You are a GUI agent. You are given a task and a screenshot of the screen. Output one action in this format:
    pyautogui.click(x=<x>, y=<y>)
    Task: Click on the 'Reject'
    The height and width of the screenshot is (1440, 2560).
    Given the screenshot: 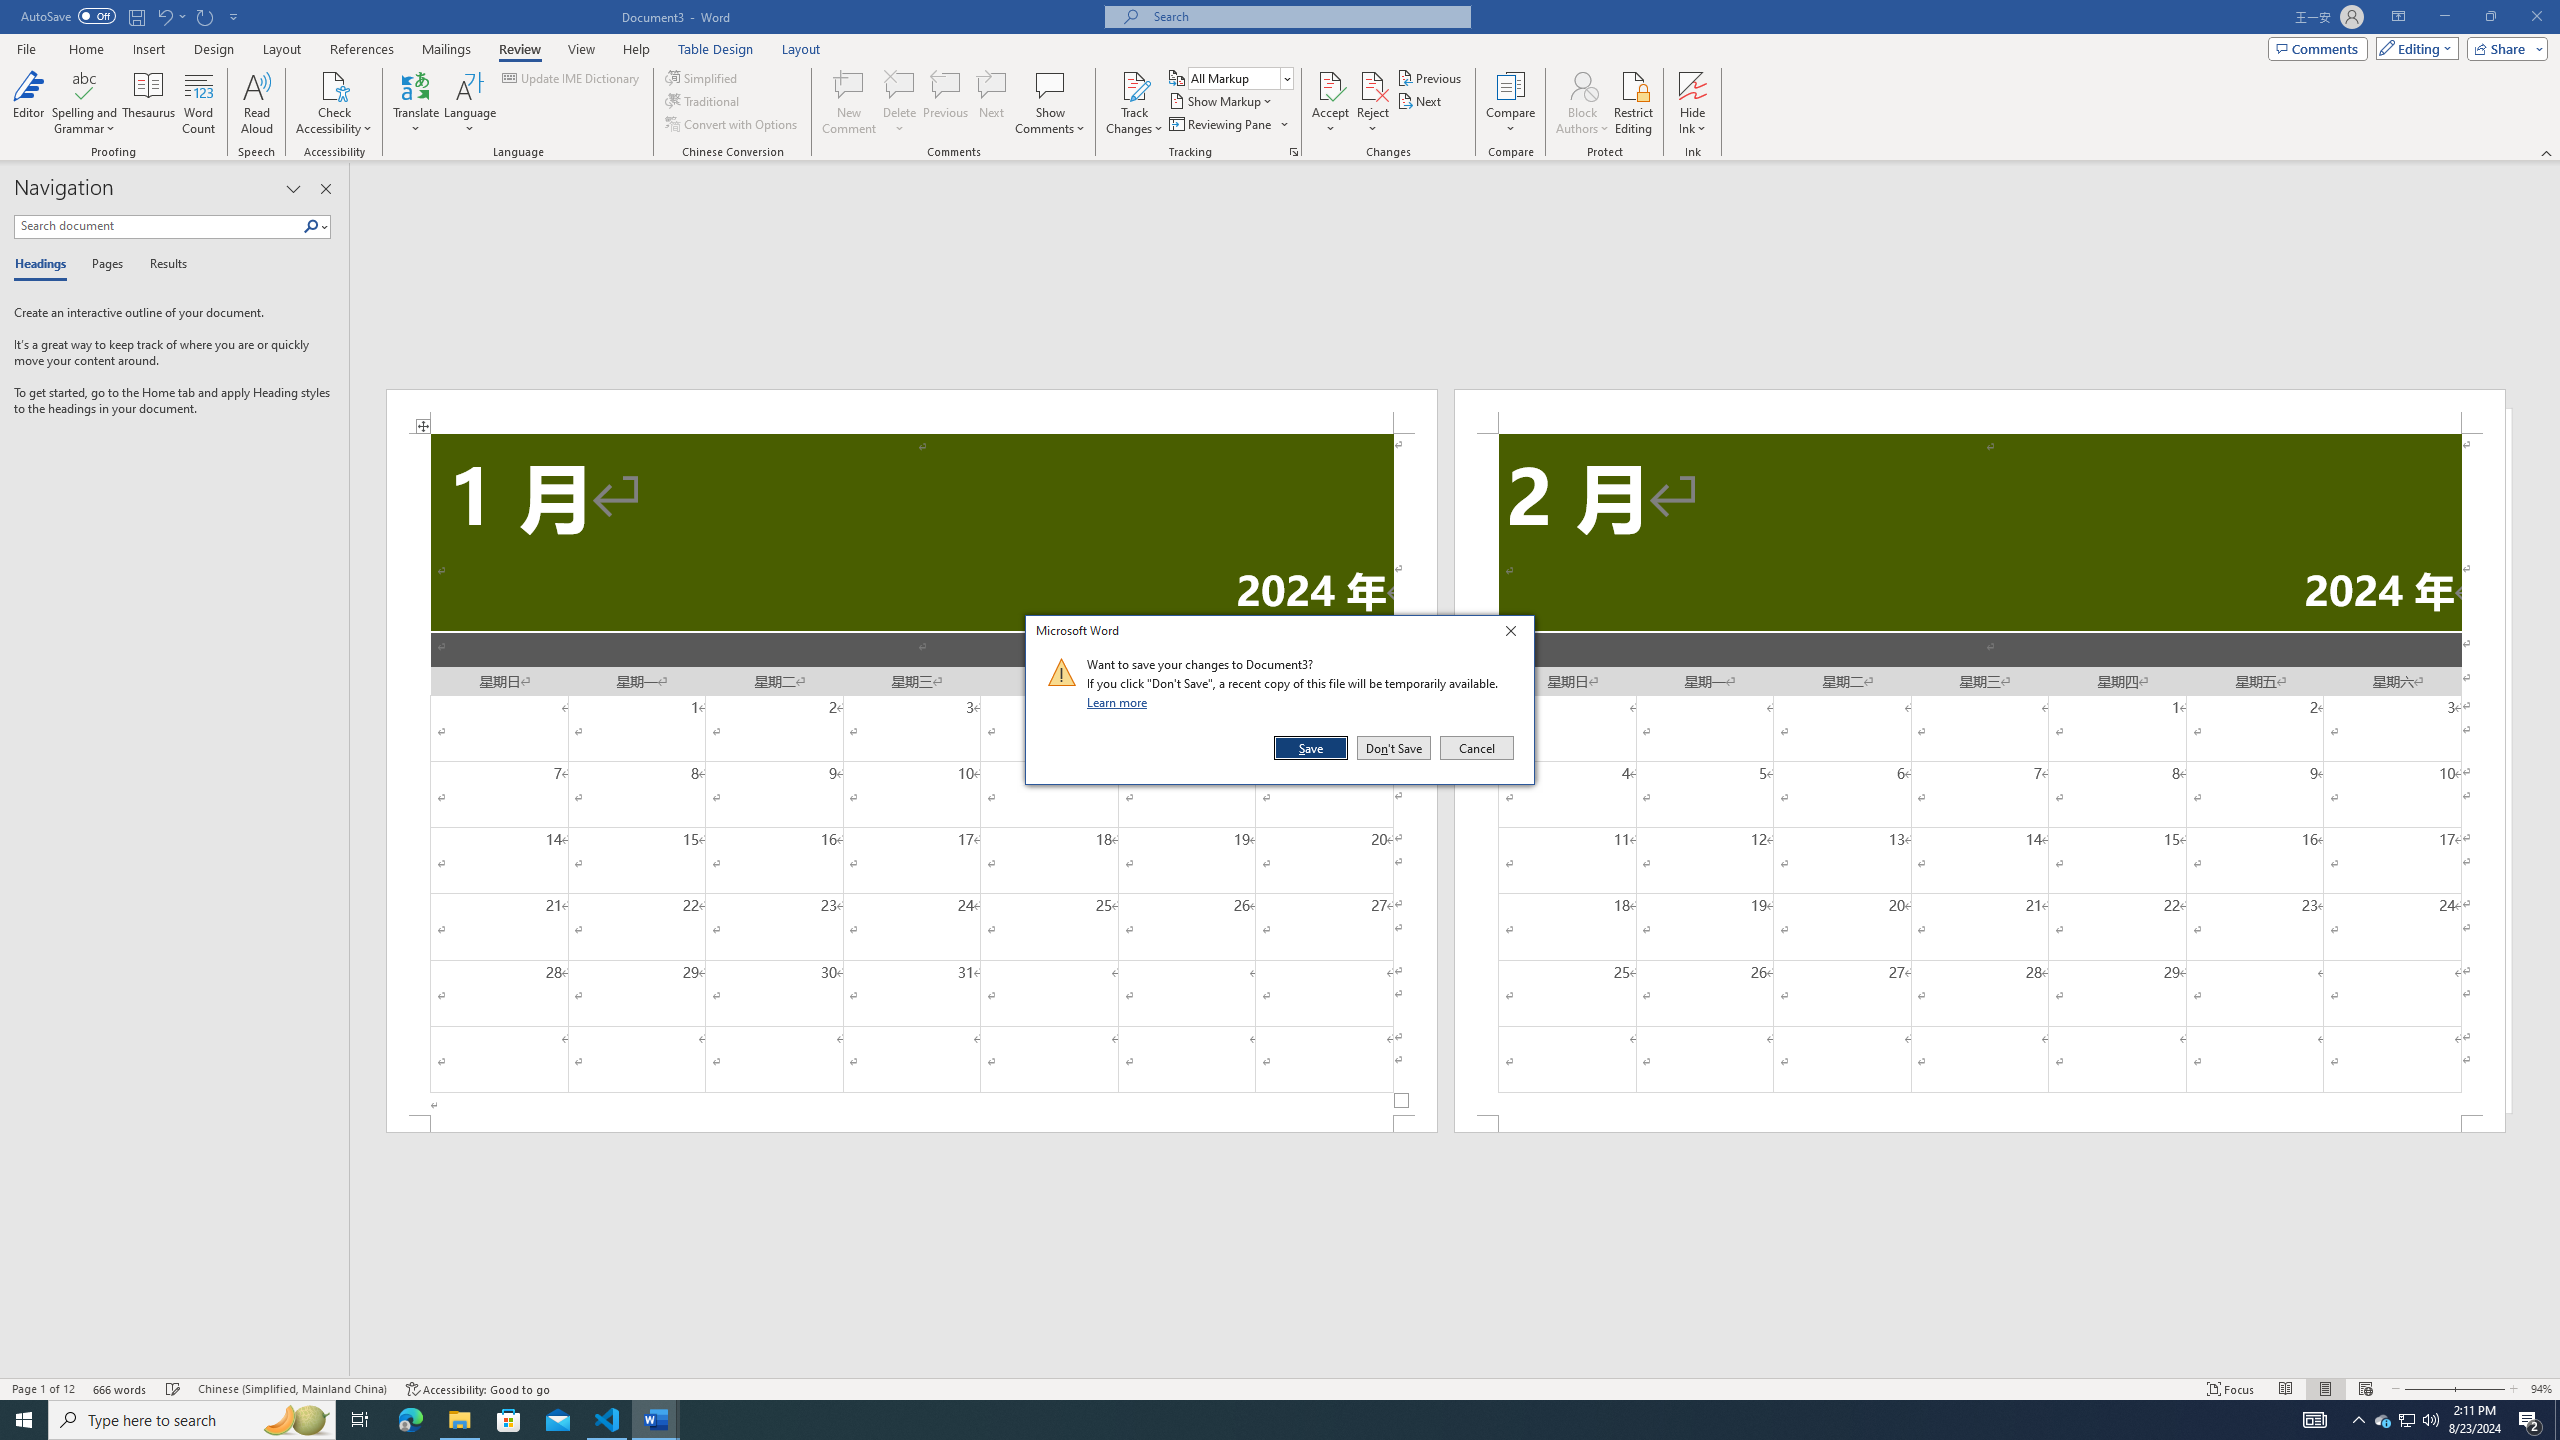 What is the action you would take?
    pyautogui.click(x=1373, y=103)
    